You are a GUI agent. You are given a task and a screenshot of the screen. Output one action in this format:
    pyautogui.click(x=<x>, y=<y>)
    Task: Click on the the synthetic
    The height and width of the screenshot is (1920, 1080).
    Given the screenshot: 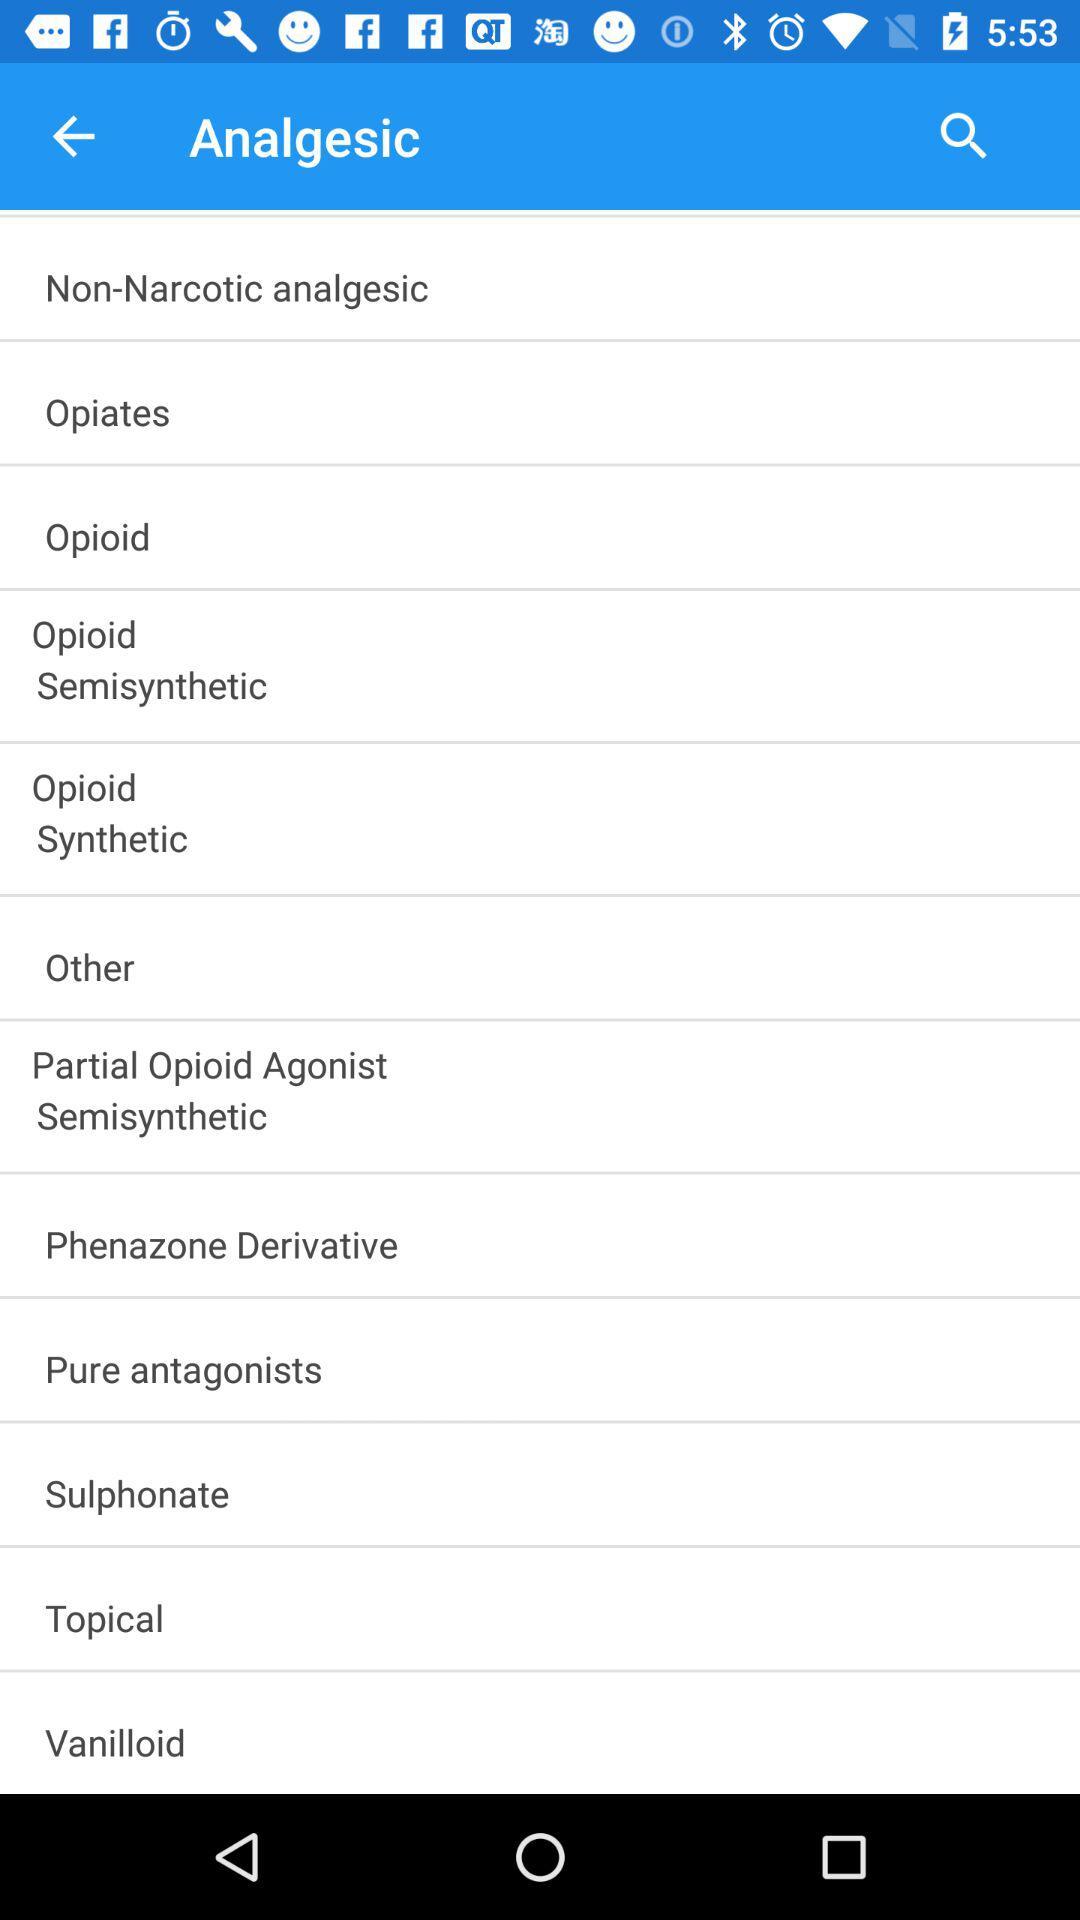 What is the action you would take?
    pyautogui.click(x=549, y=844)
    